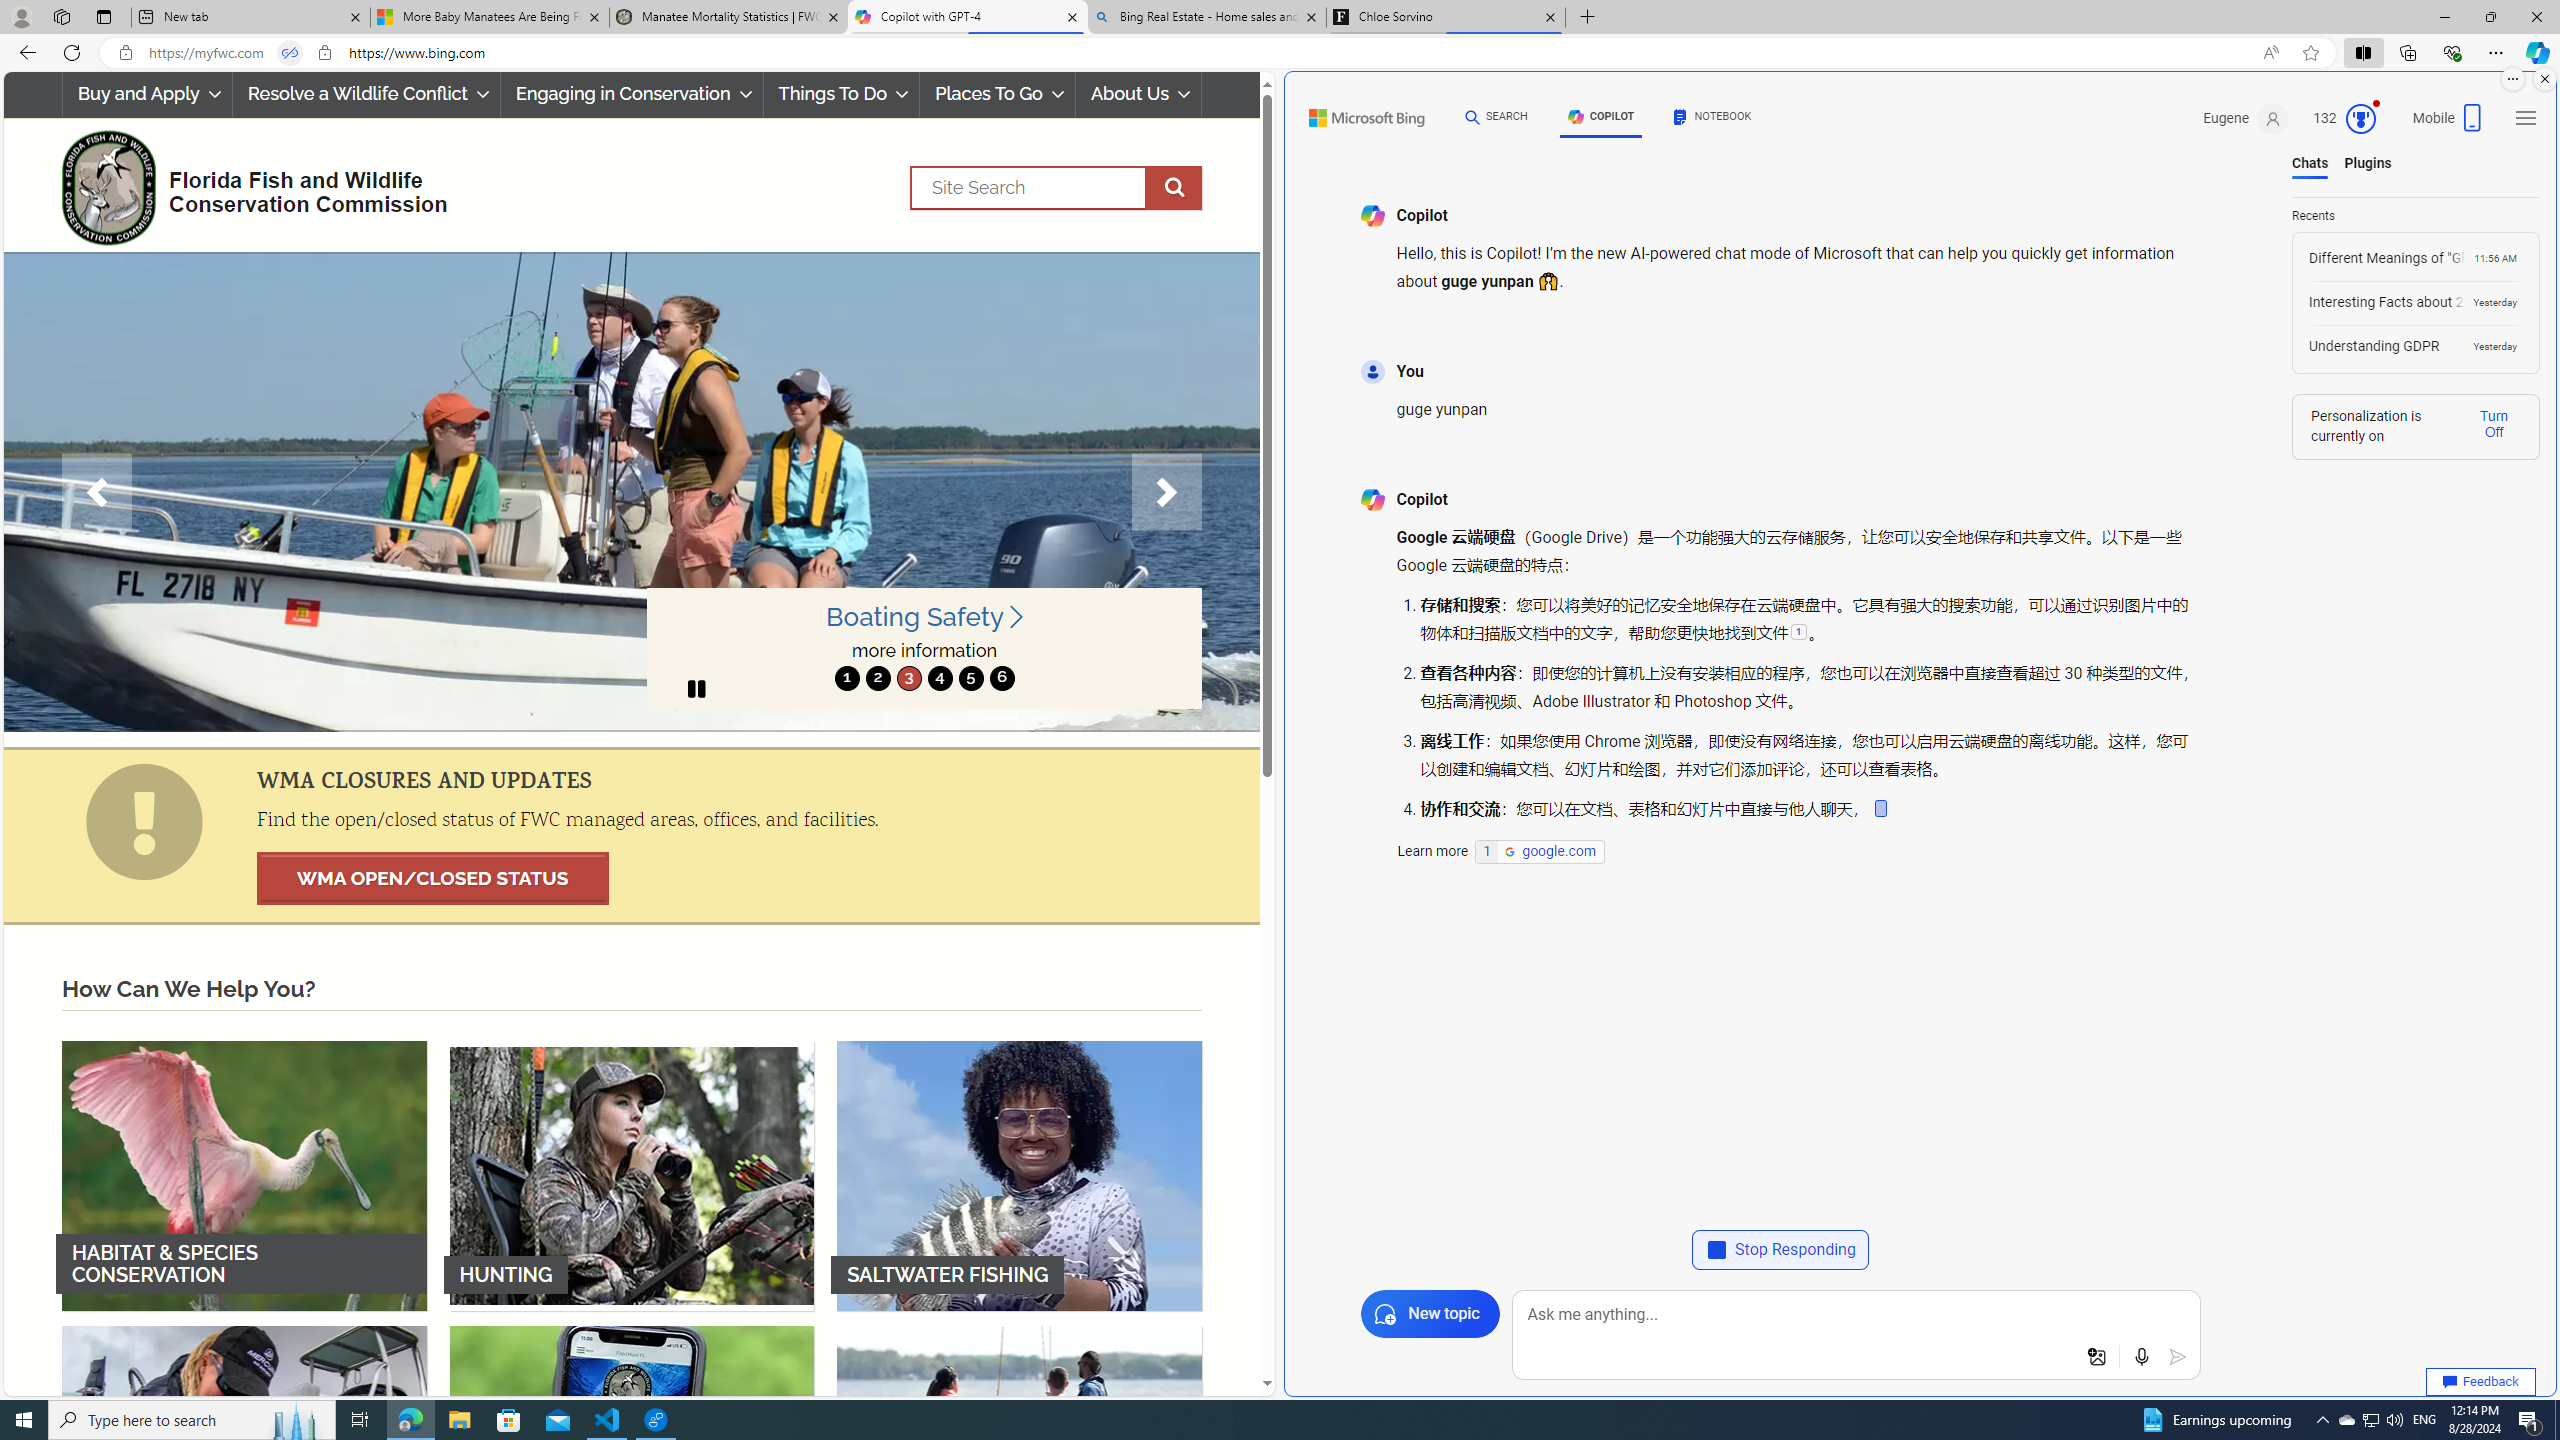 The width and height of the screenshot is (2560, 1440). What do you see at coordinates (2360, 118) in the screenshot?
I see `'Class: outer-circle-animation'` at bounding box center [2360, 118].